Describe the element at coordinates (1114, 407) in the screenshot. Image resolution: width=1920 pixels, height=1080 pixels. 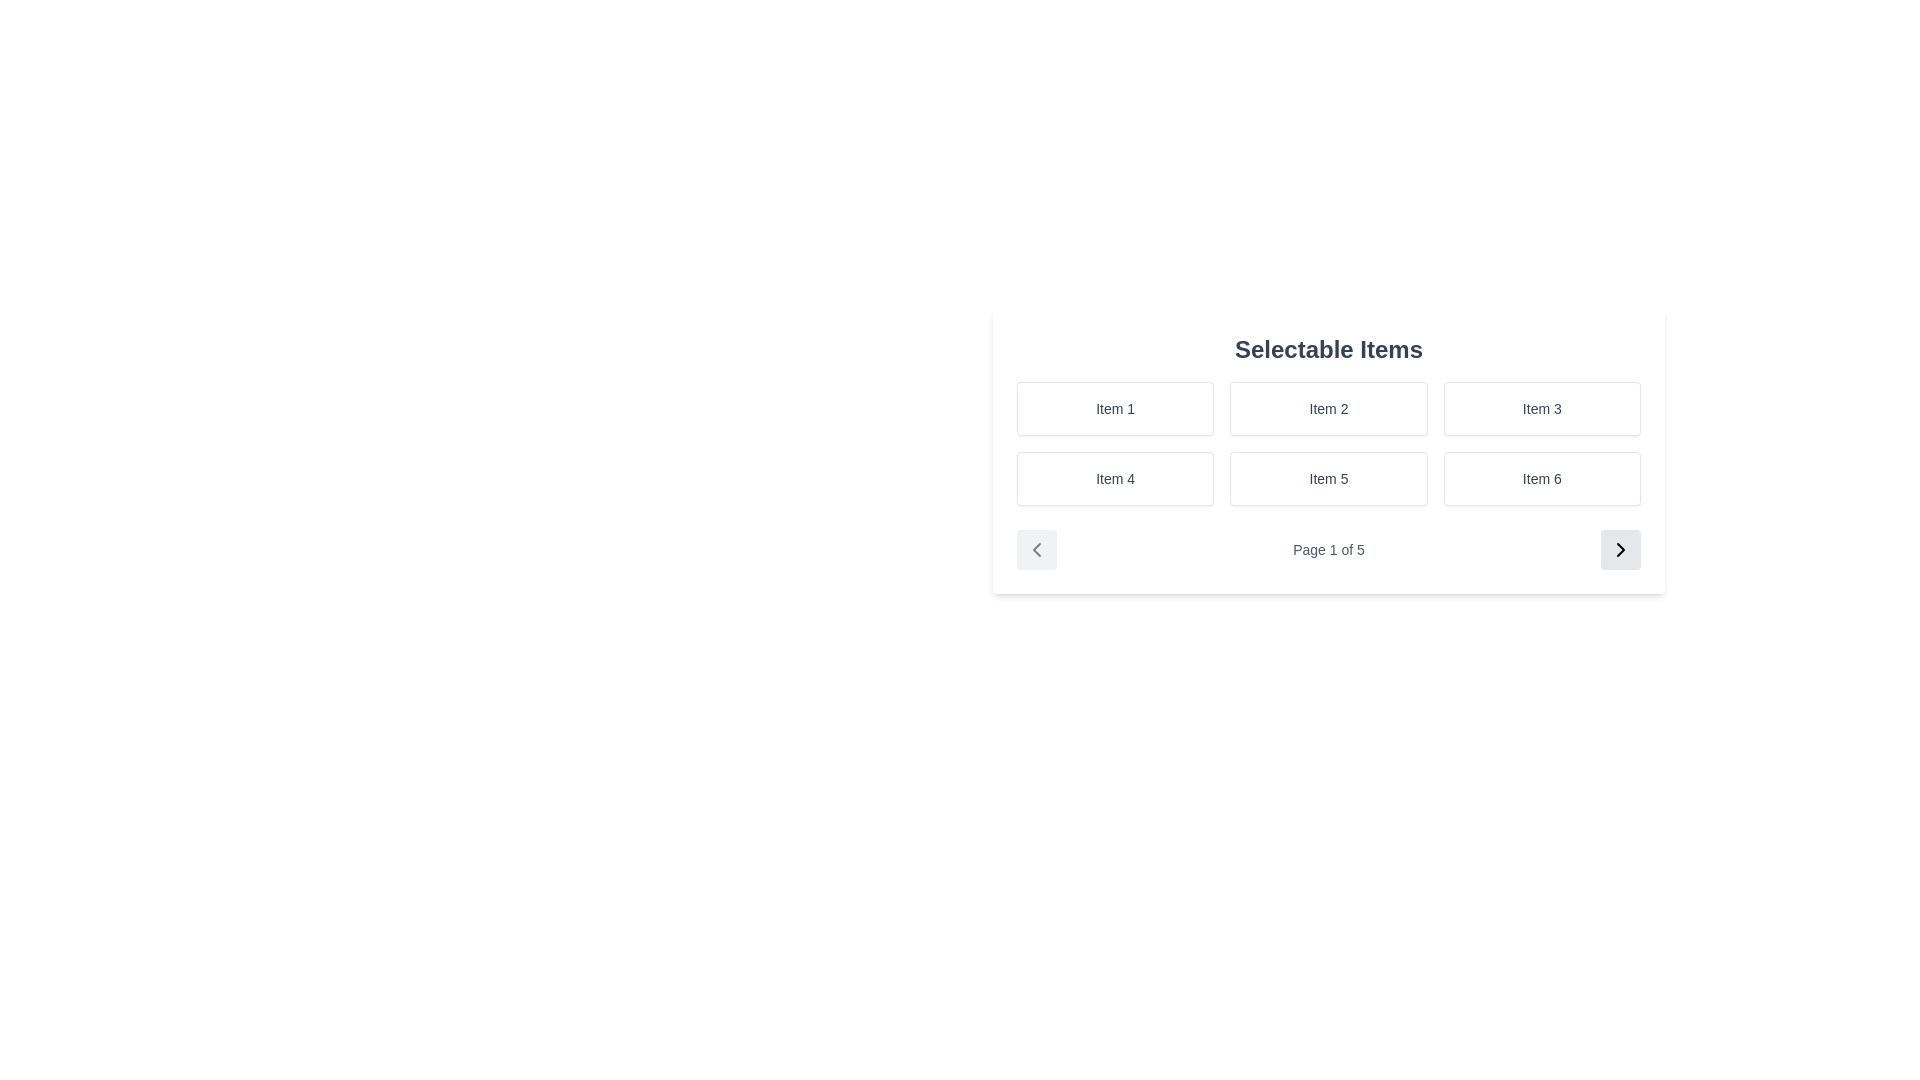
I see `text content from the label displaying 'Item 1', which is centrally positioned in the first row of the paginated selection grid under 'Selectable Items'` at that location.